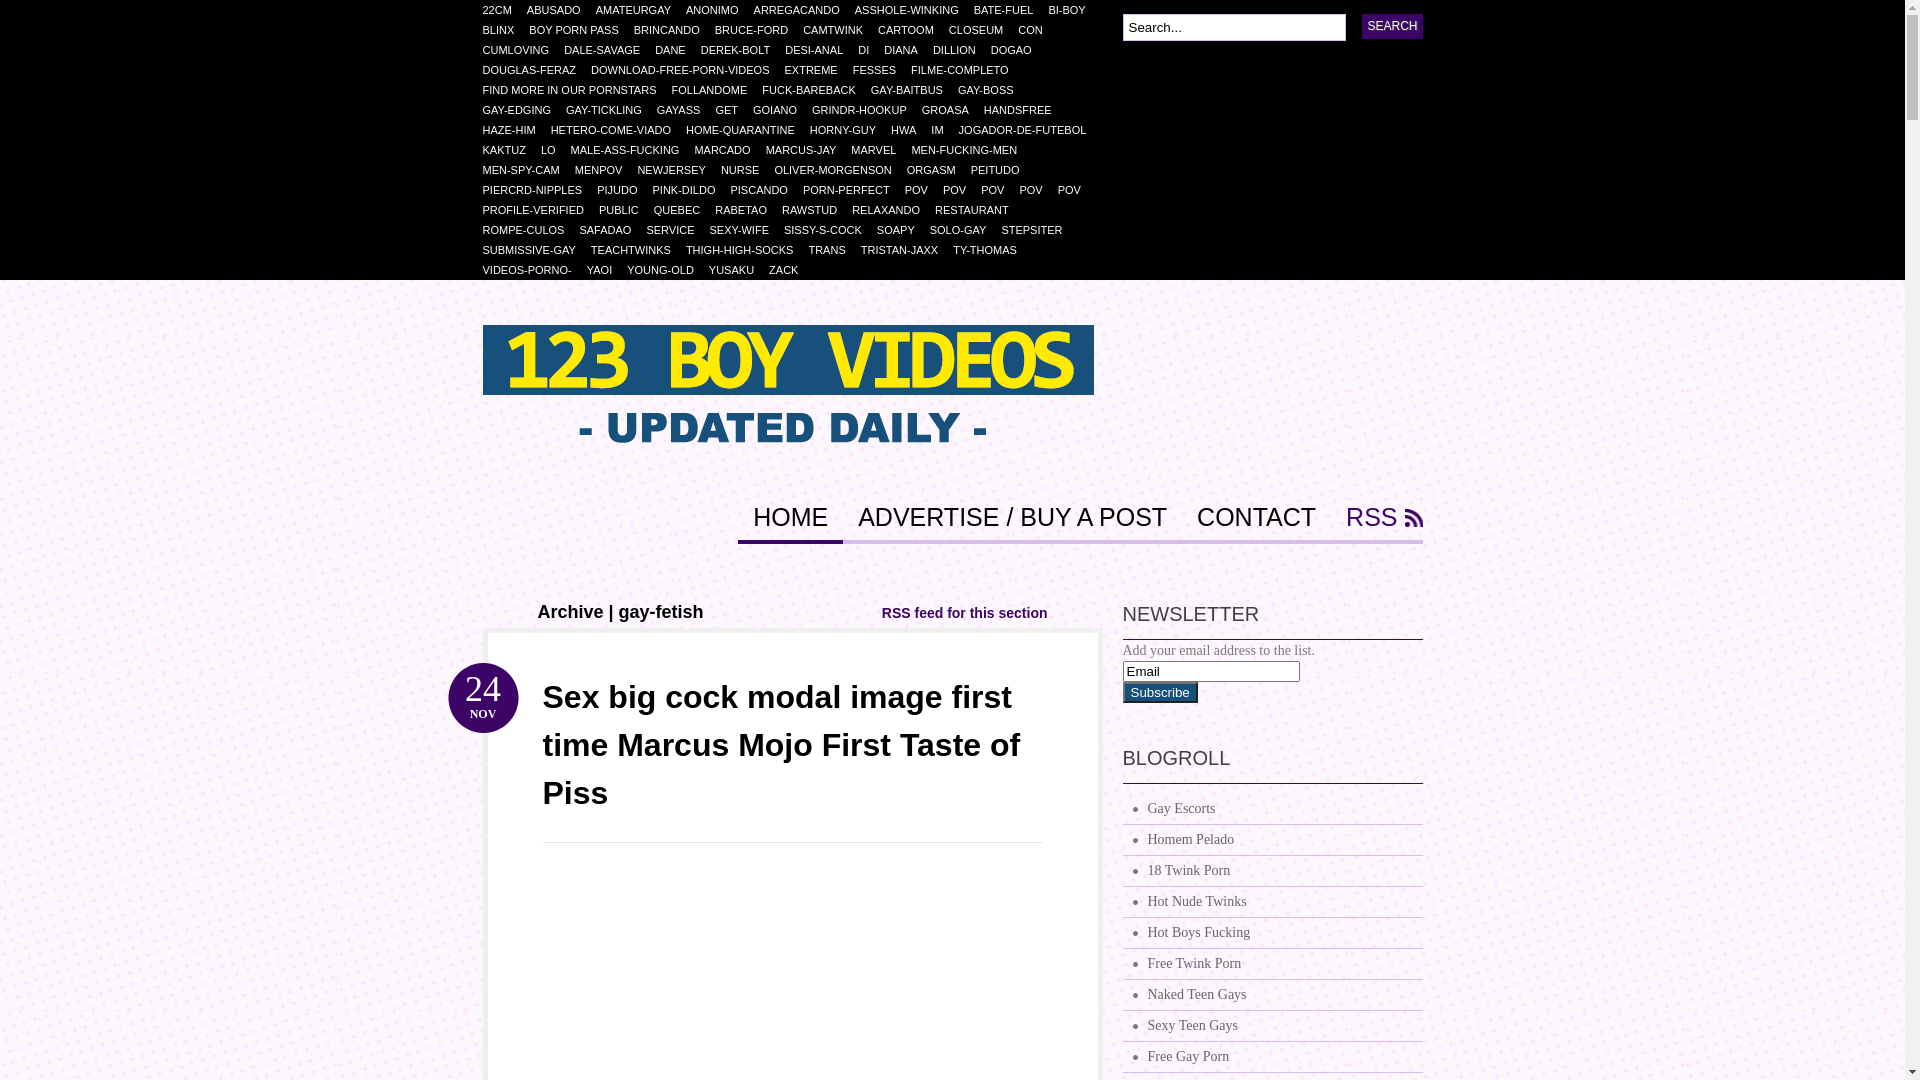 Image resolution: width=1920 pixels, height=1080 pixels. Describe the element at coordinates (910, 149) in the screenshot. I see `'MEN-FUCKING-MEN'` at that location.